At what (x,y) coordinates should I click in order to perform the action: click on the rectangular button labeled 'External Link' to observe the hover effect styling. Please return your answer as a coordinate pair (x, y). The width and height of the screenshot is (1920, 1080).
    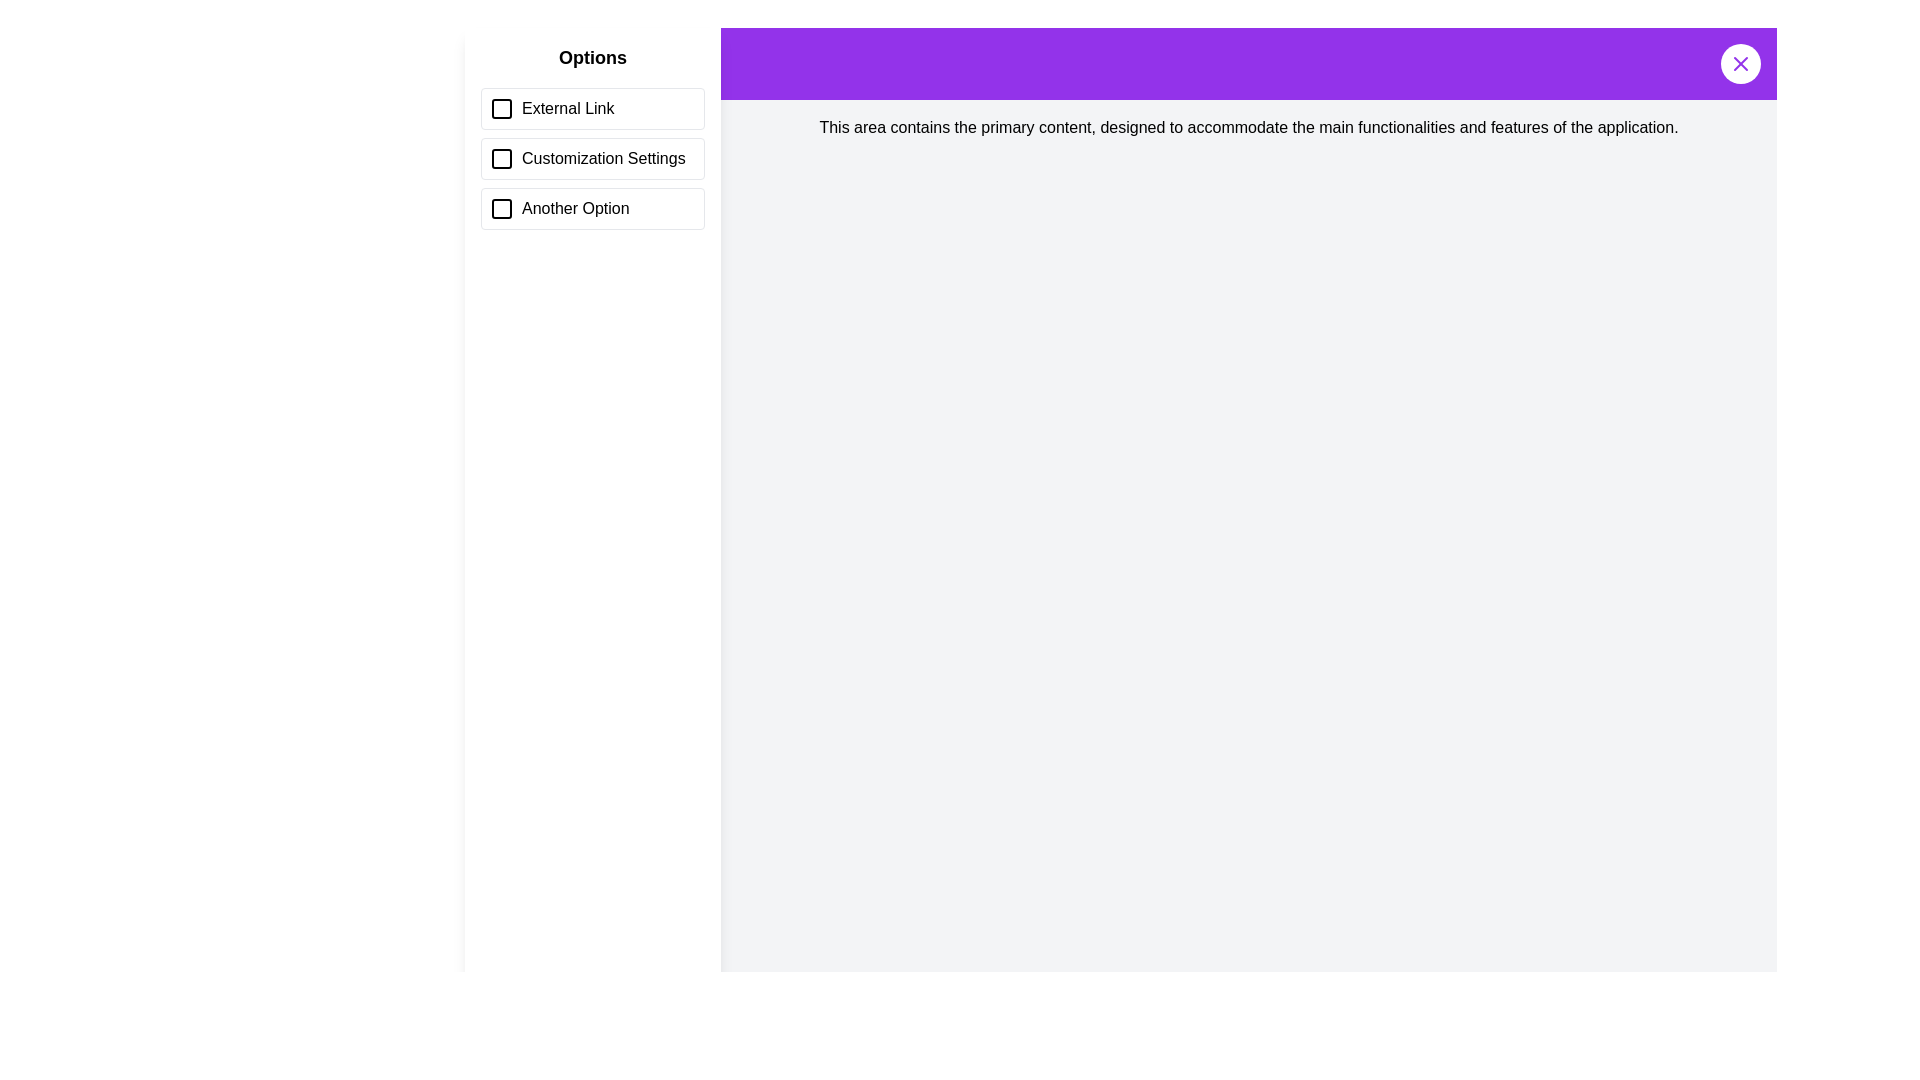
    Looking at the image, I should click on (592, 108).